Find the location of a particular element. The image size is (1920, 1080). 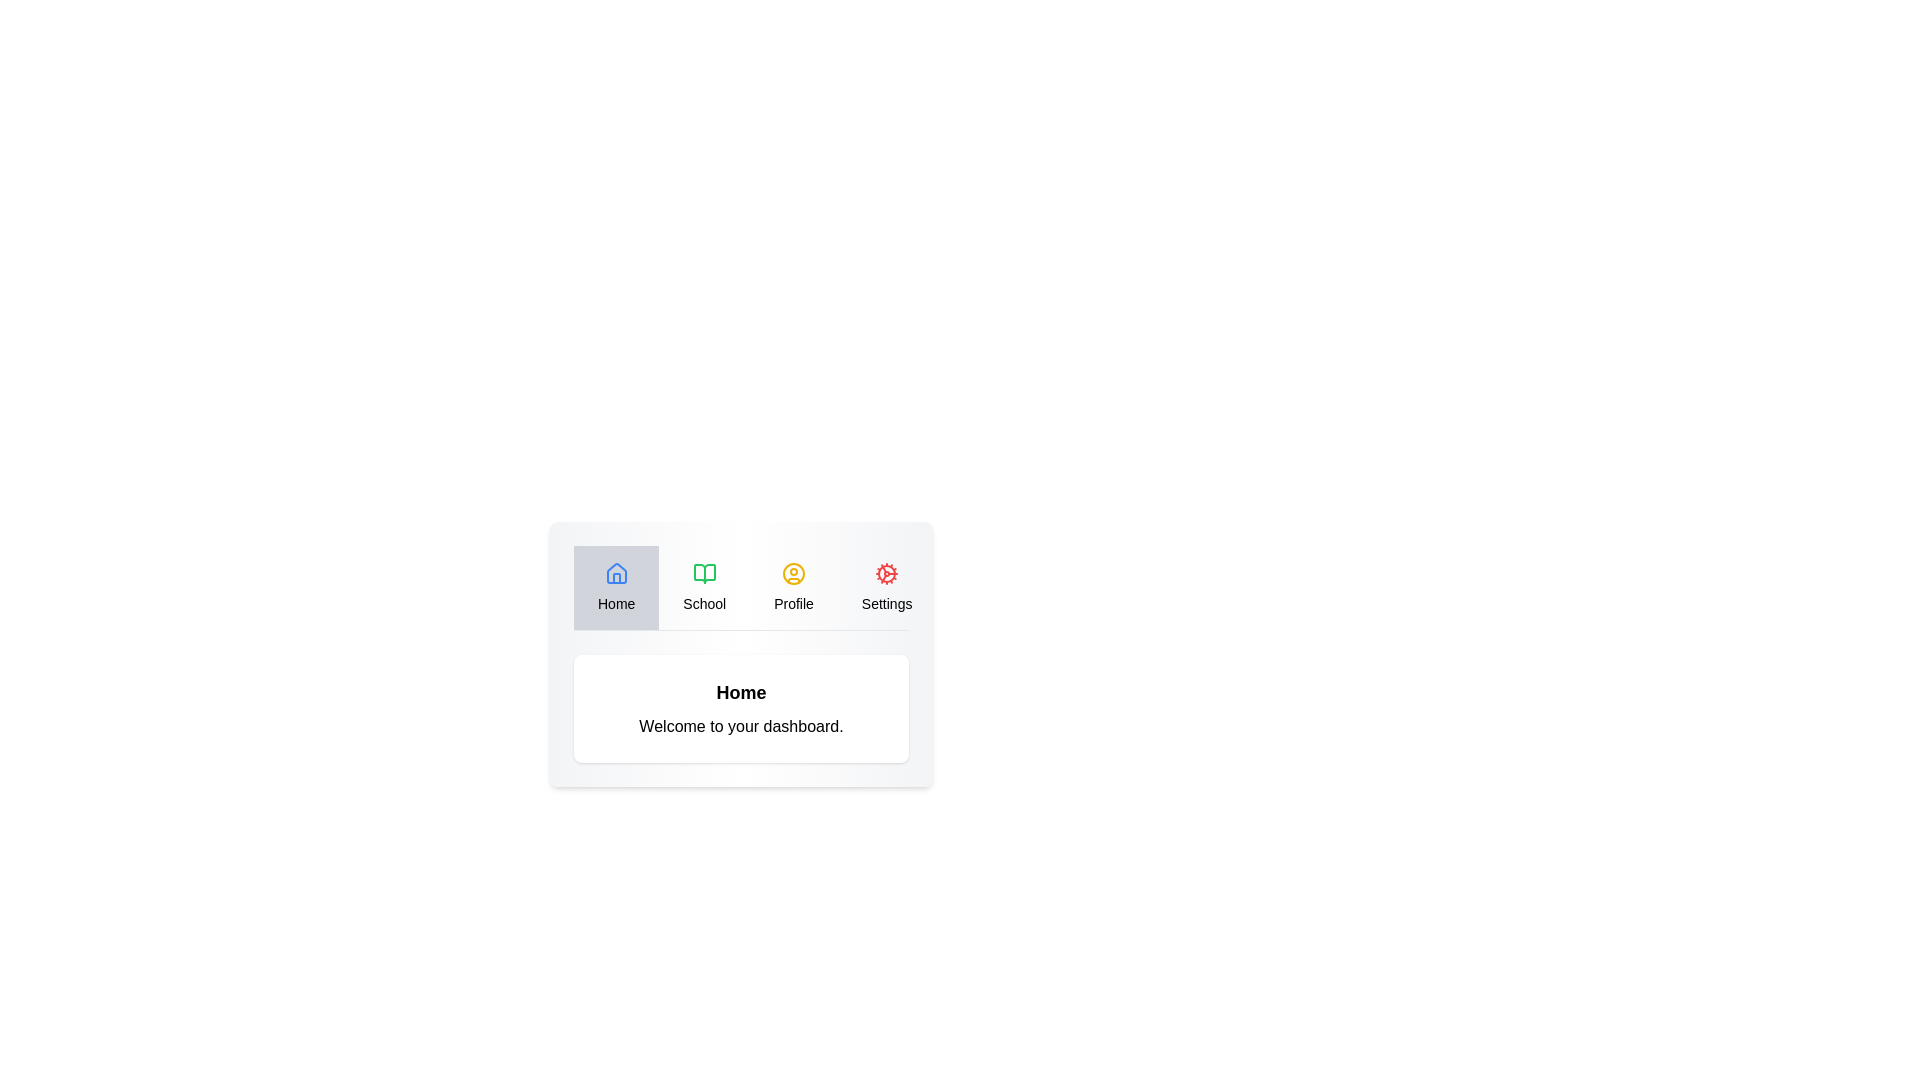

the Profile tab to navigate to it is located at coordinates (793, 586).